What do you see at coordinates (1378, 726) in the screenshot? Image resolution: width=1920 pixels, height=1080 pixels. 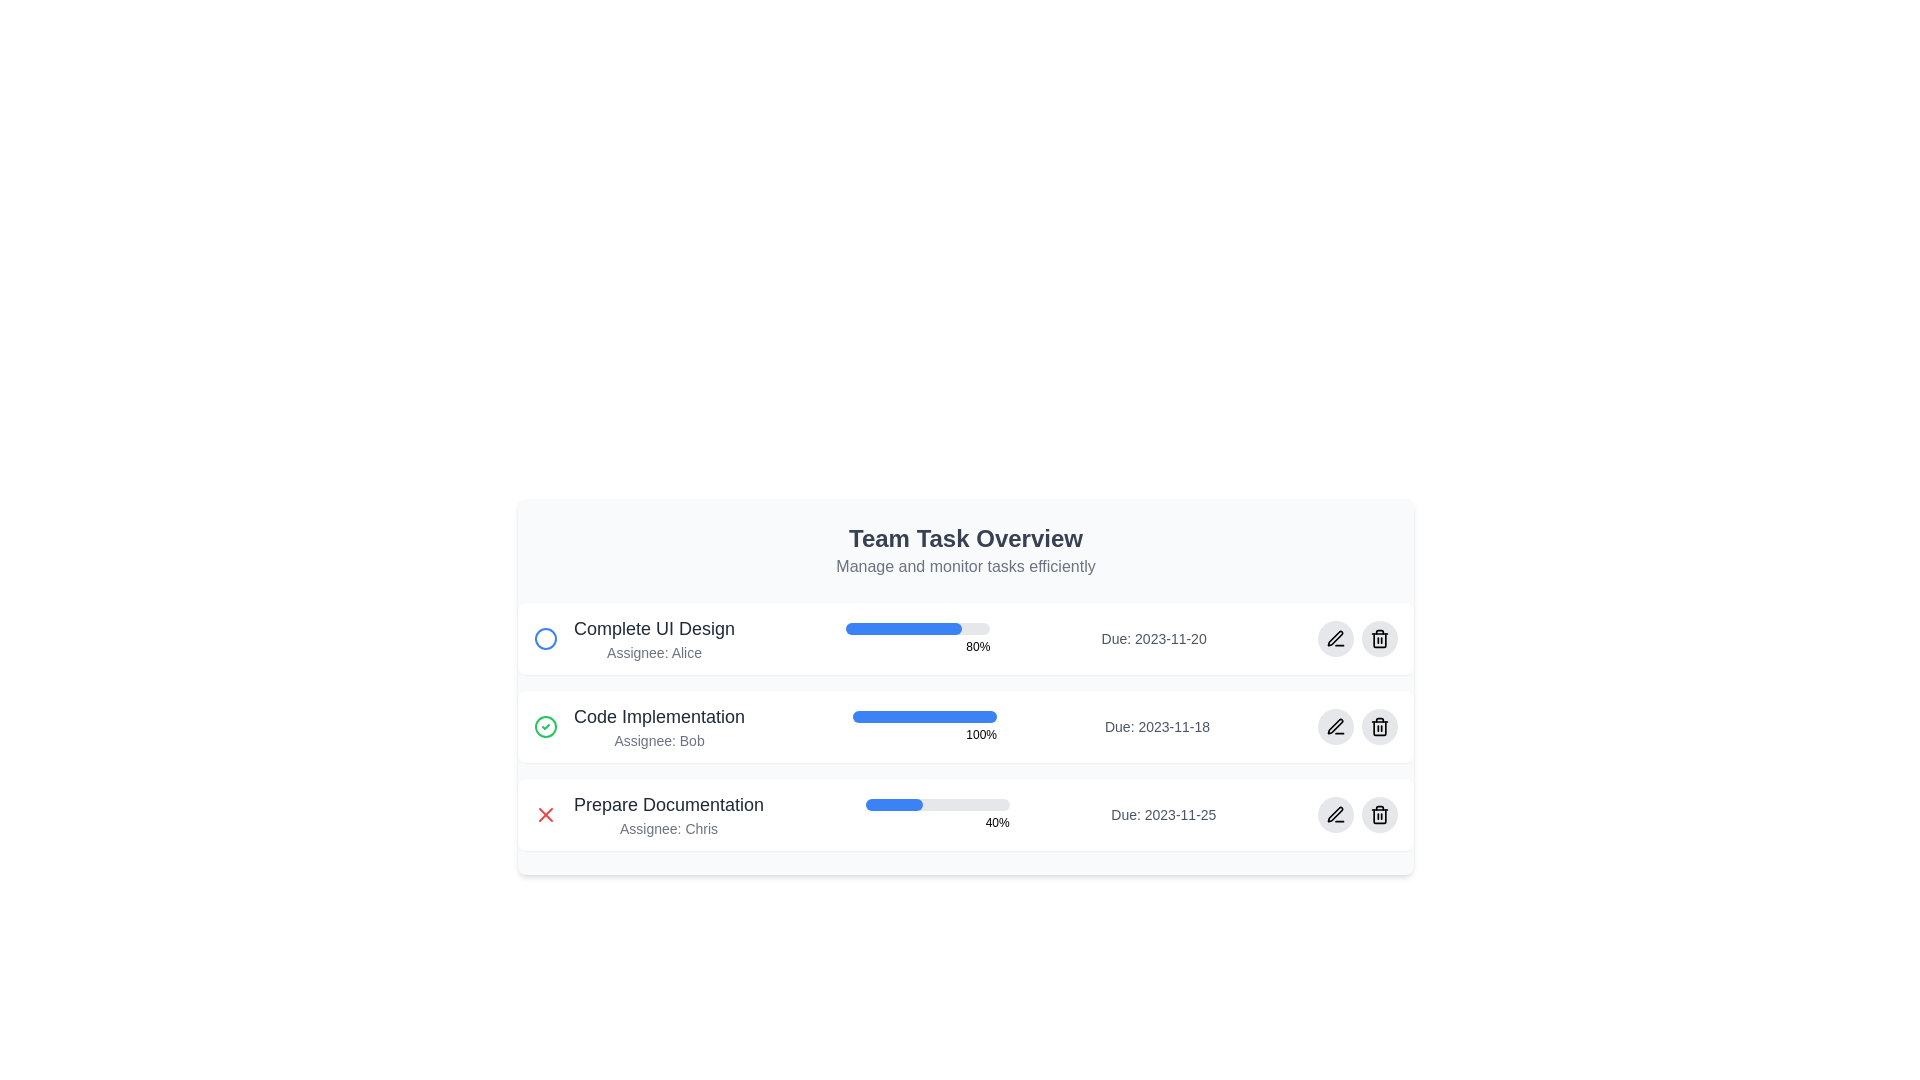 I see `the Trash-Can Icon within the Circular Button` at bounding box center [1378, 726].